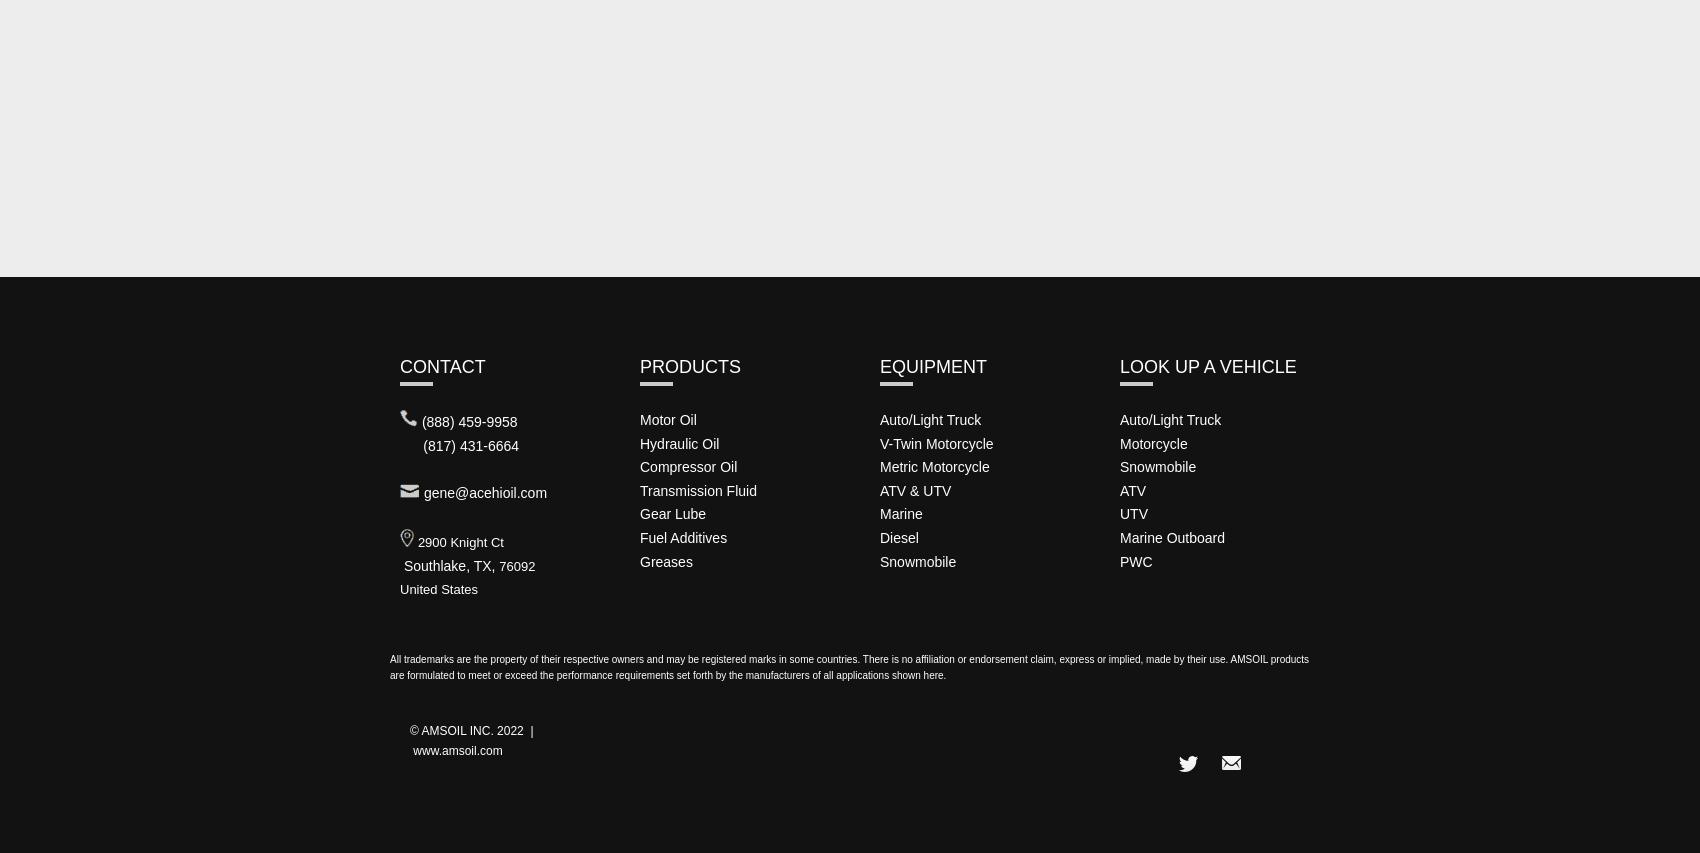  I want to click on 'Fuel Additives', so click(683, 536).